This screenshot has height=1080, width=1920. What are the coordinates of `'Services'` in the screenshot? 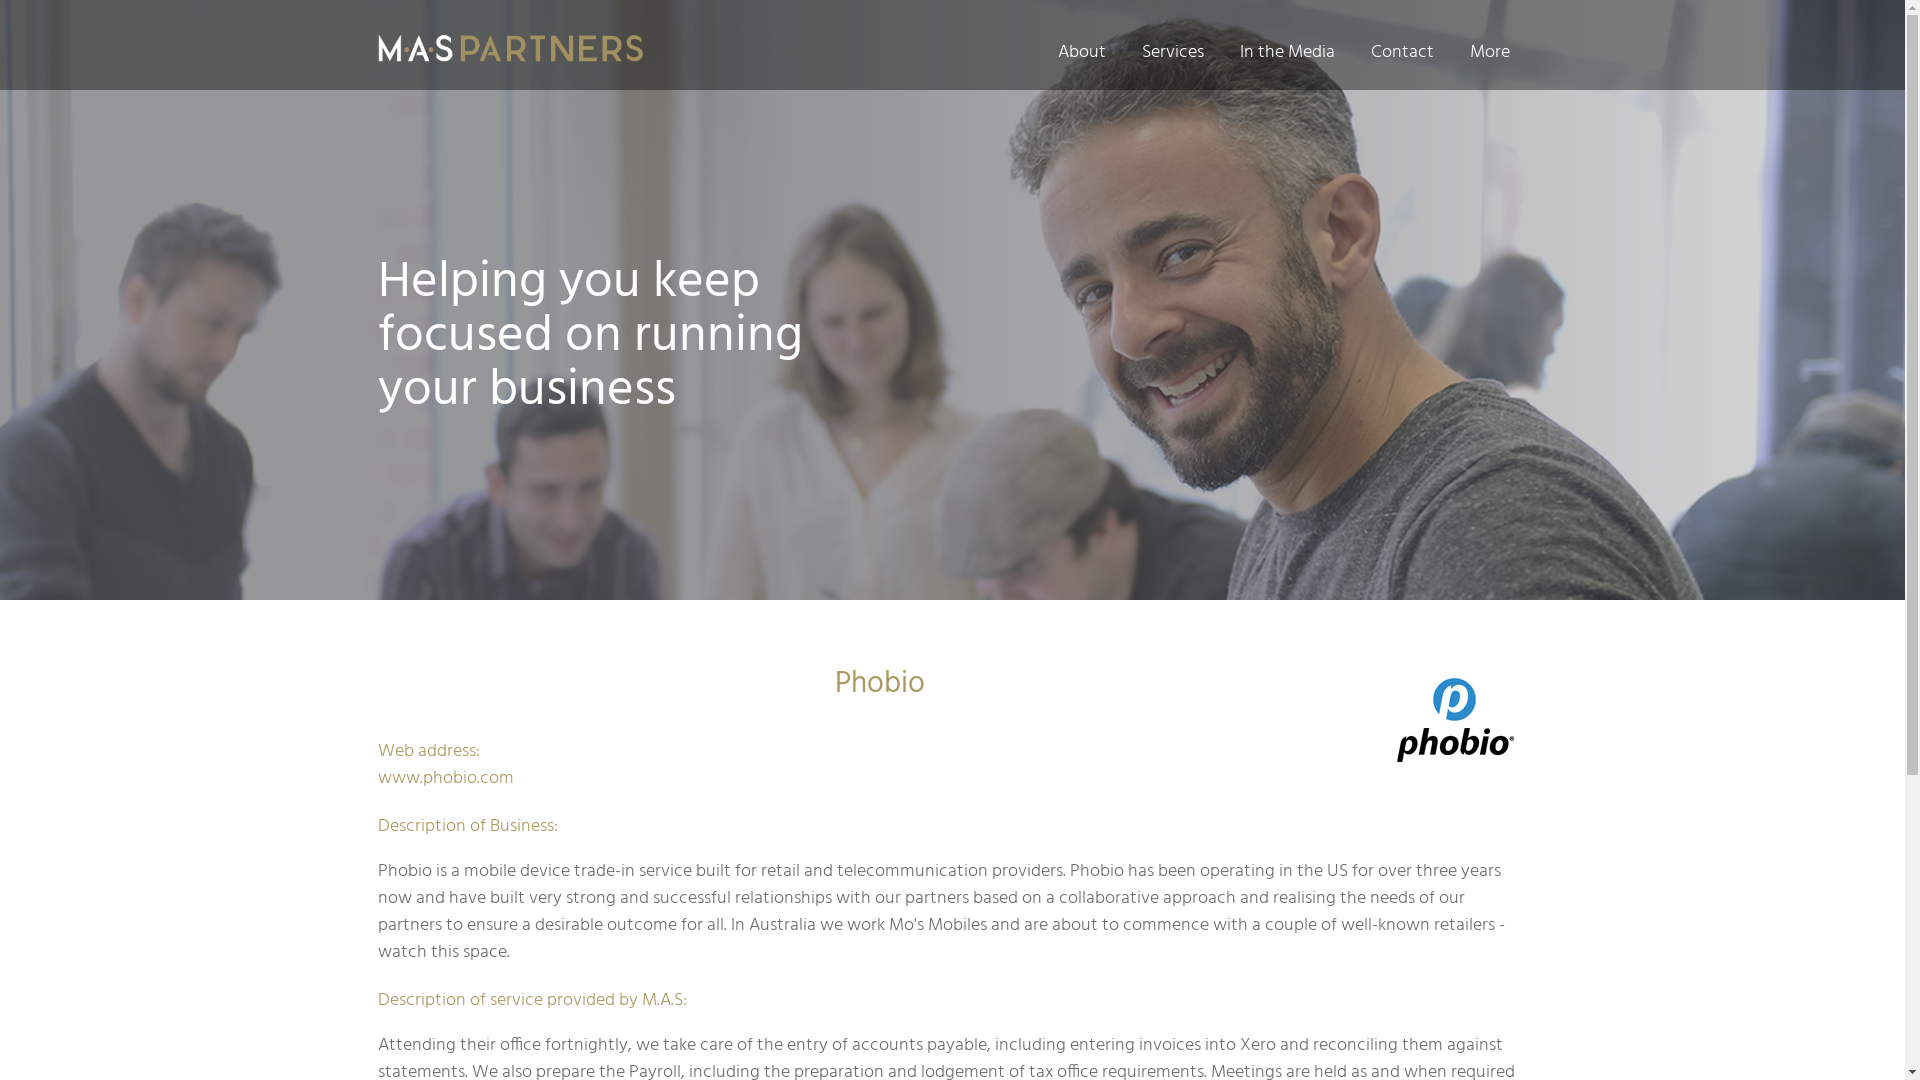 It's located at (1172, 51).